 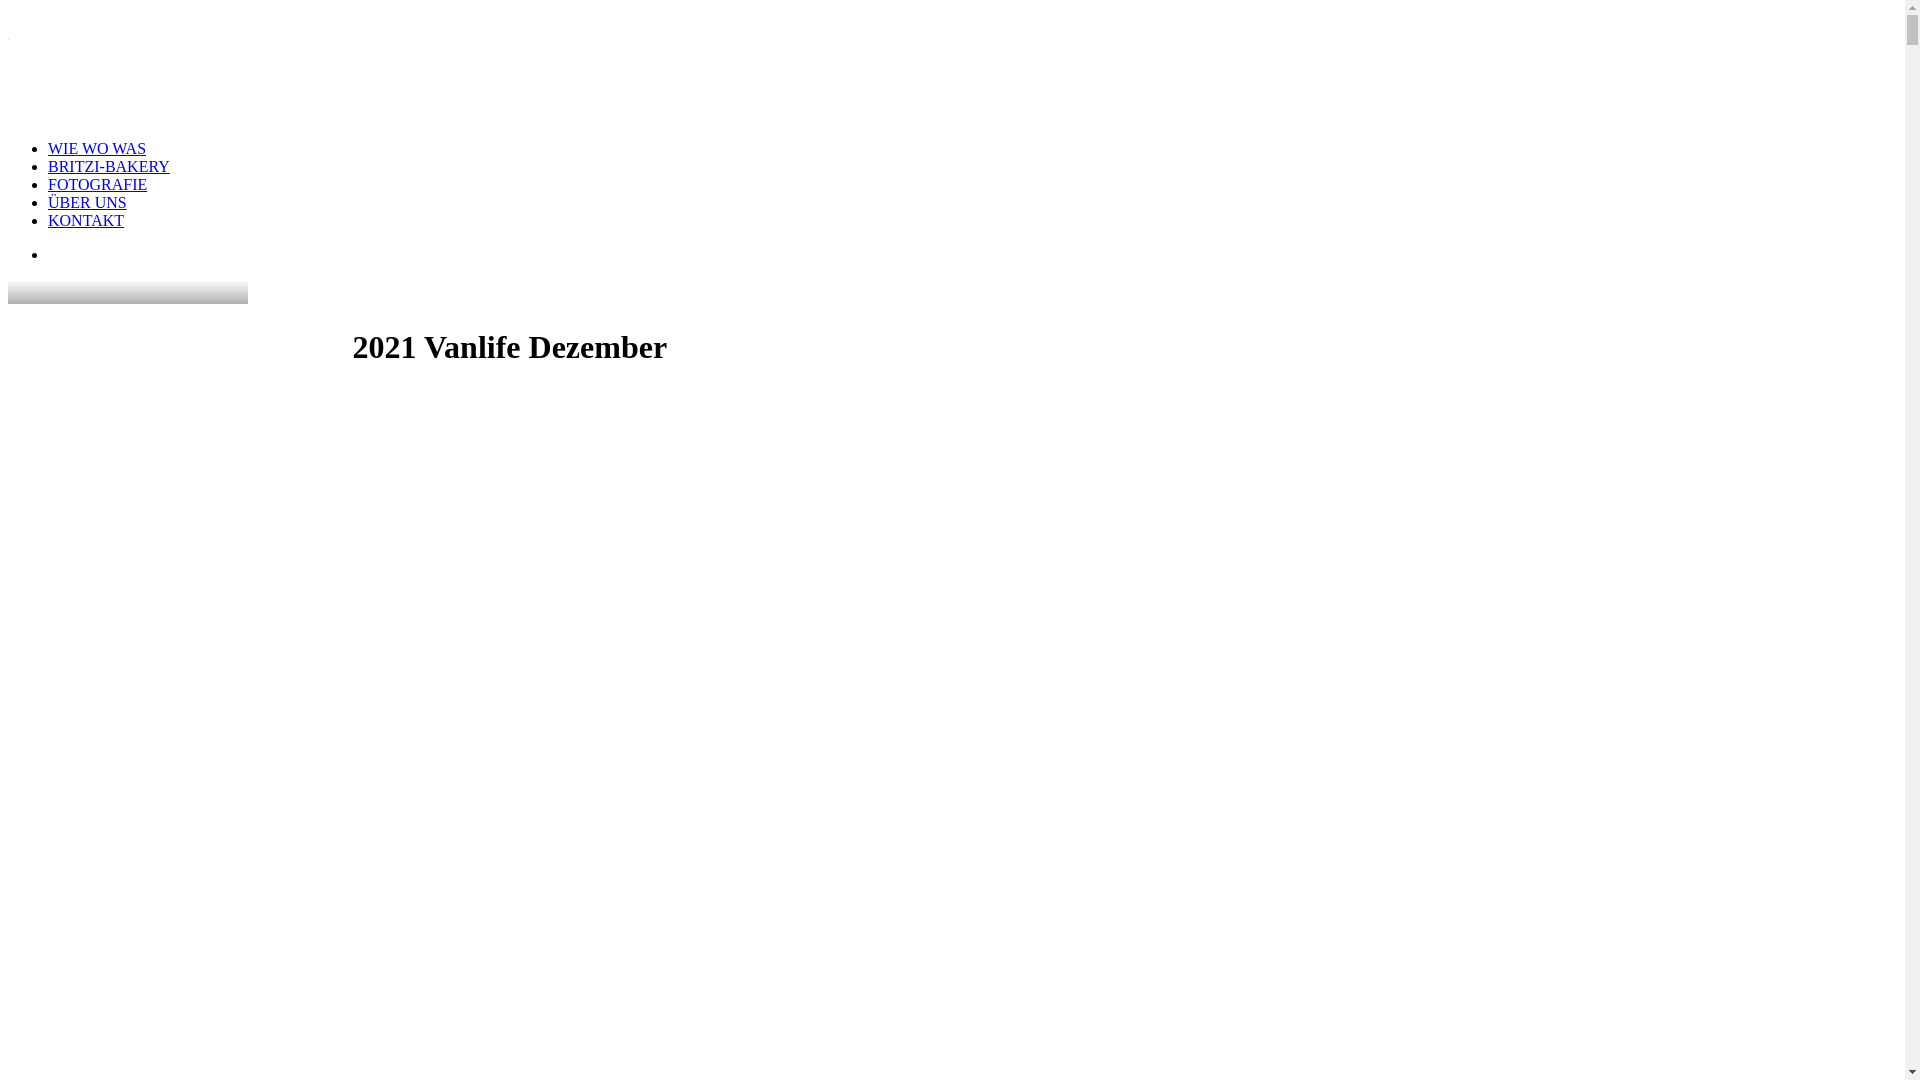 What do you see at coordinates (96, 184) in the screenshot?
I see `'FOTOGRAFIE'` at bounding box center [96, 184].